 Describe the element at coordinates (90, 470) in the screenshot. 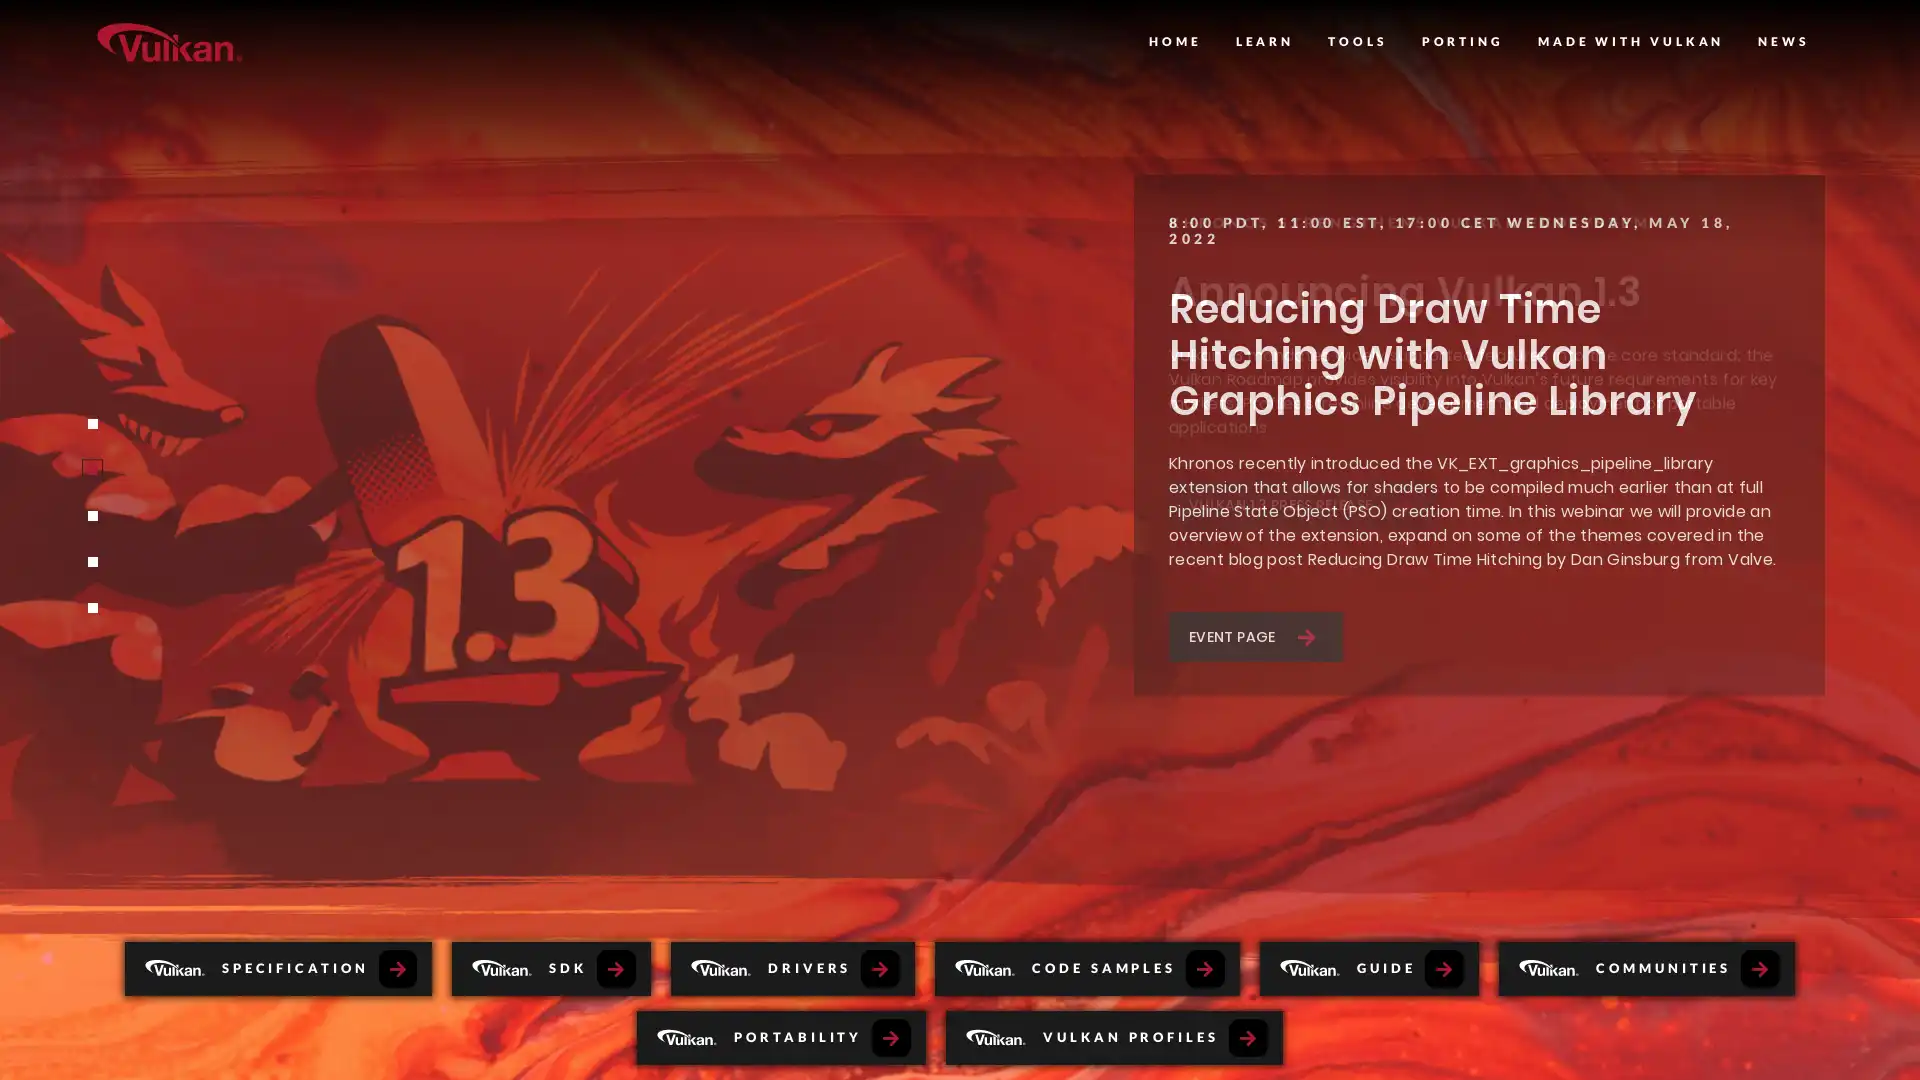

I see `2` at that location.